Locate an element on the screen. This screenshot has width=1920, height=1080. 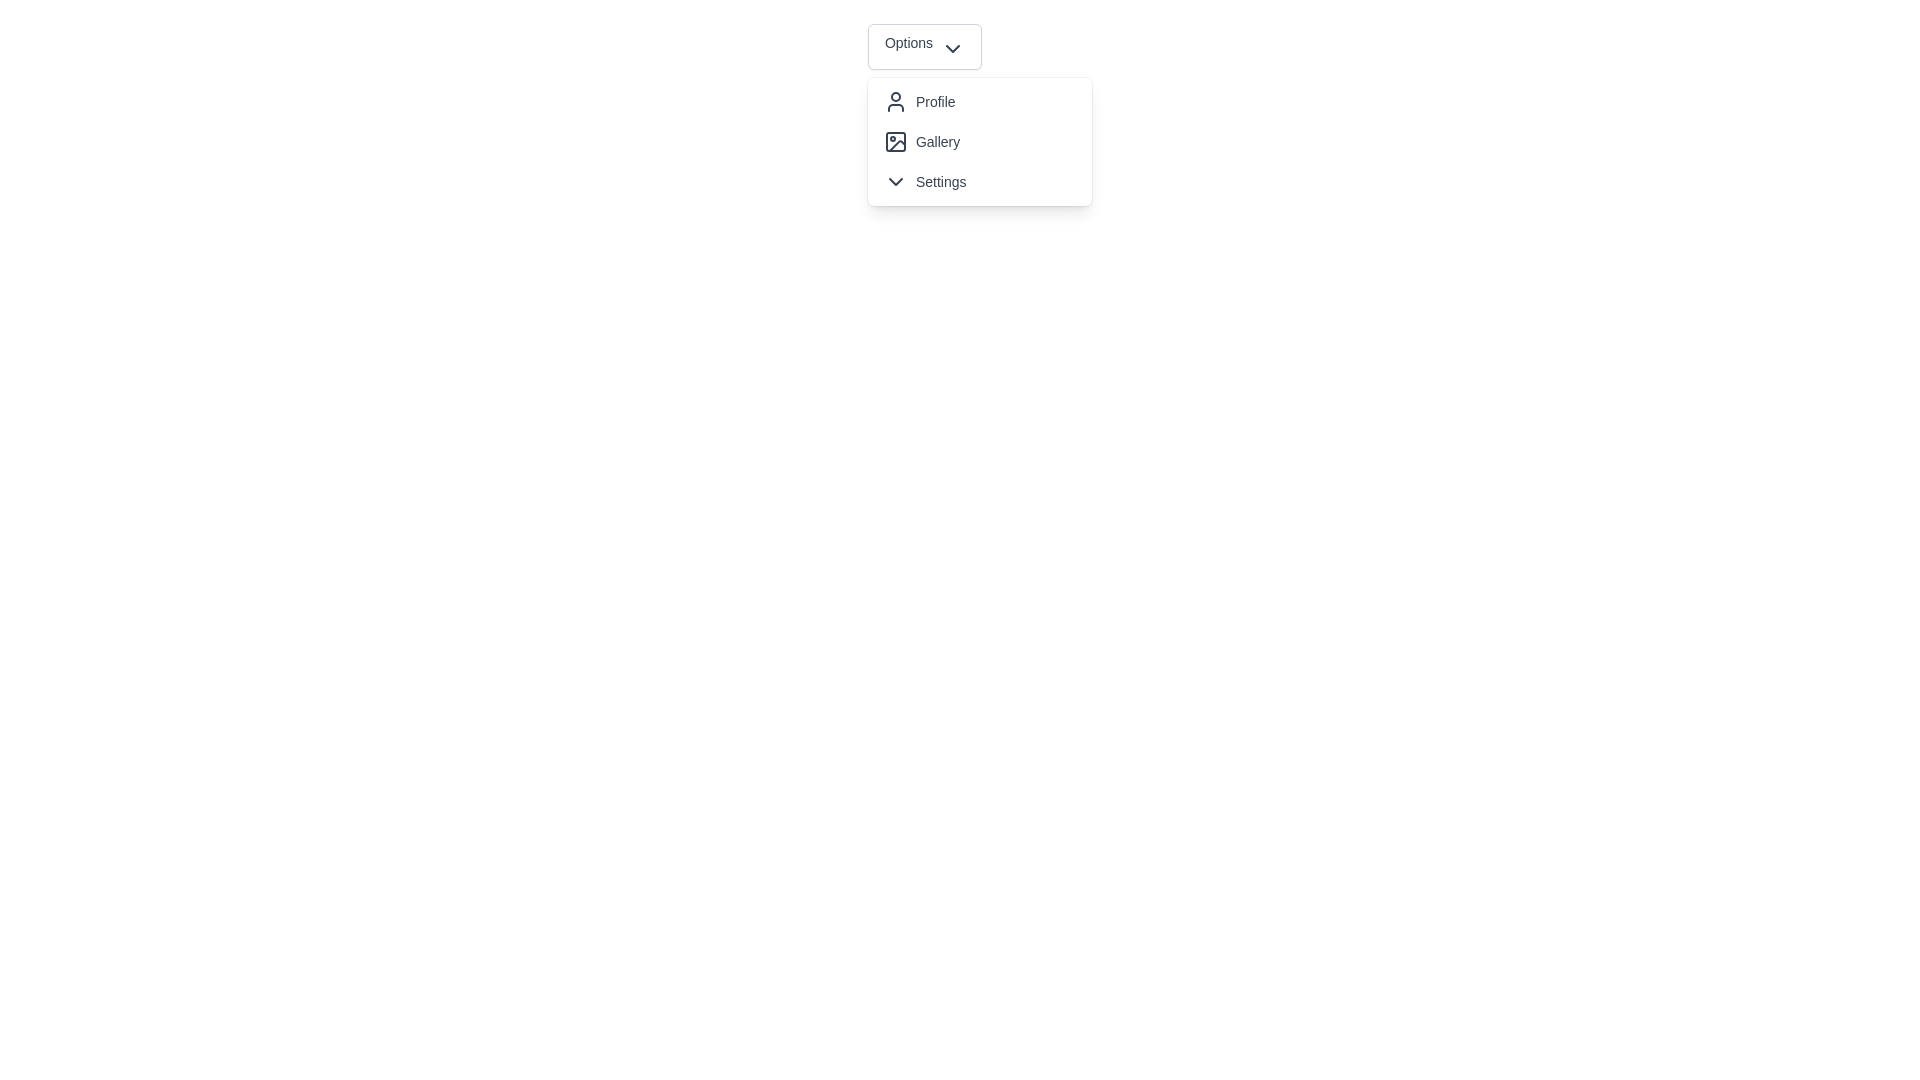
the second item in the vertical dropdown menu, which serves as a navigation option to redirect the user to the gallery-related page is located at coordinates (979, 141).